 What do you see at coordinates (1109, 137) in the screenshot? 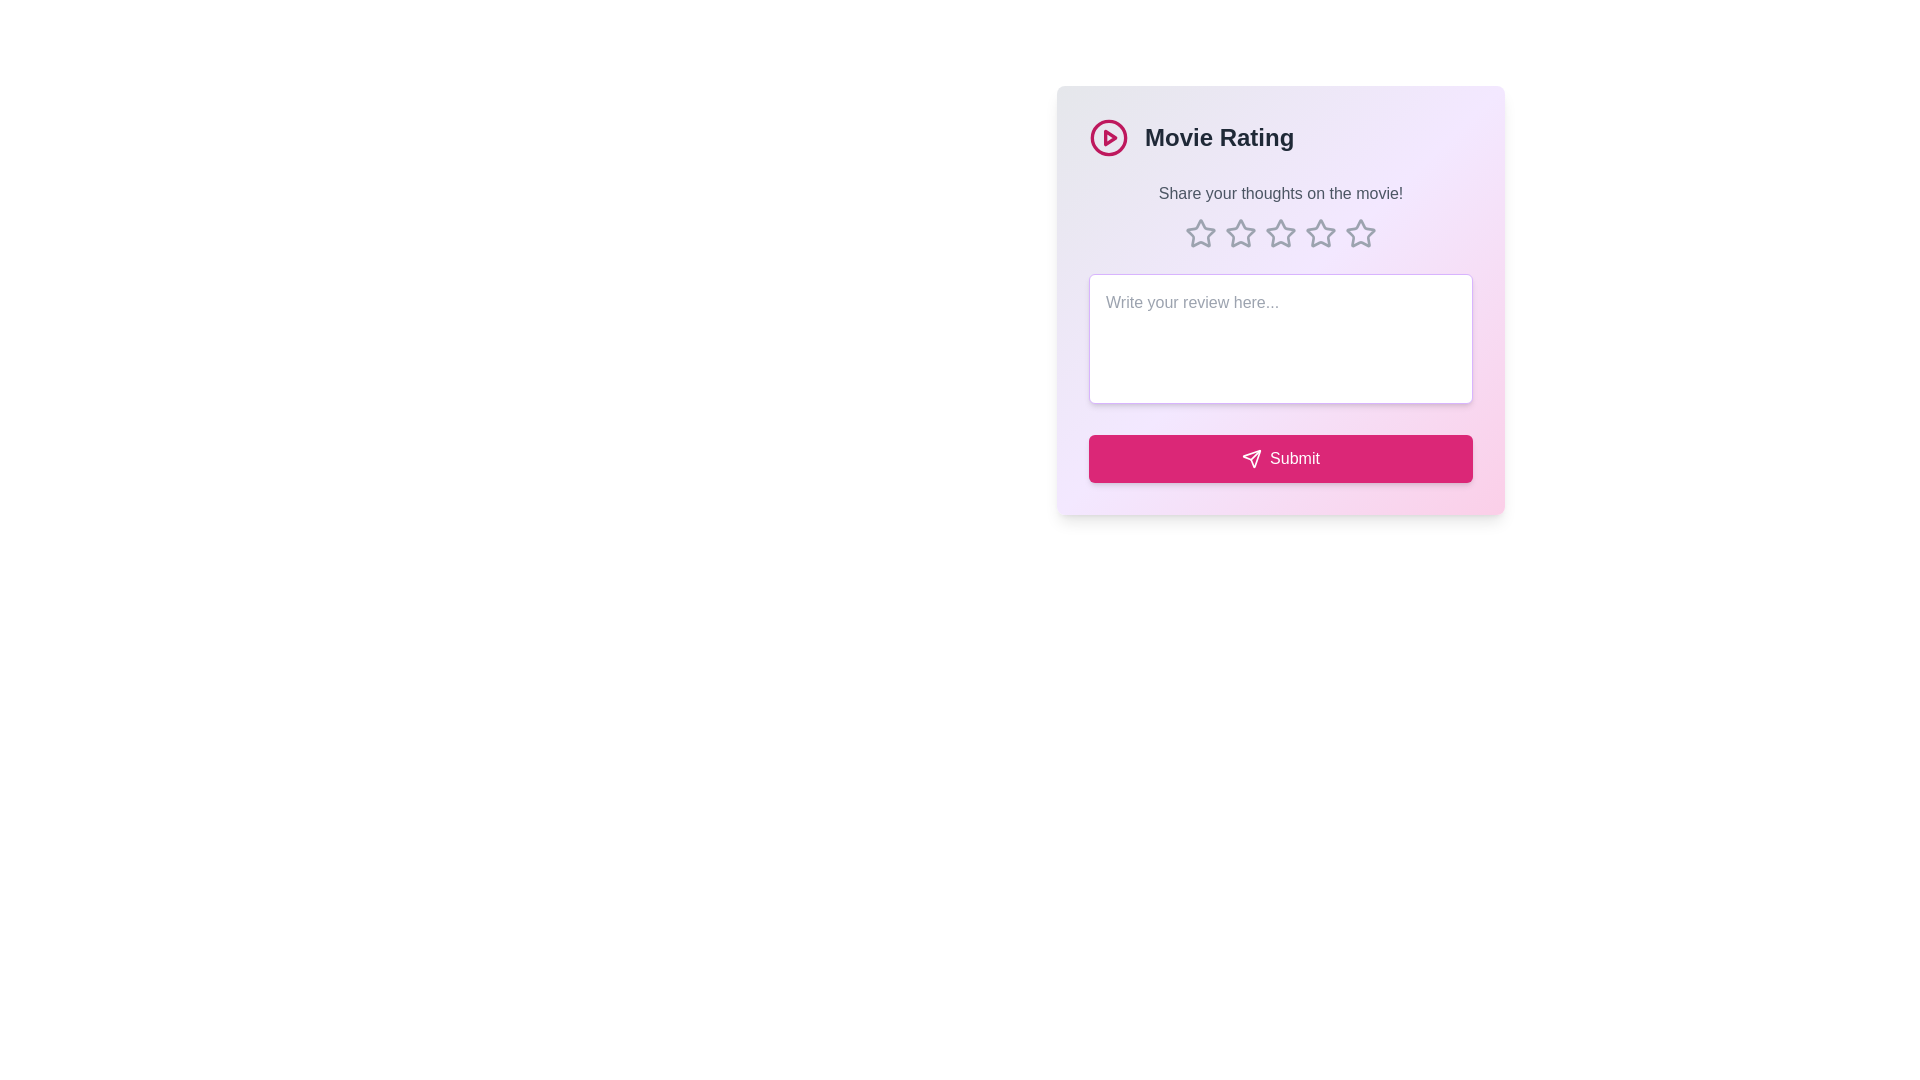
I see `the pink triangle play button icon located within the circular frame, which is part of the 'Movie Rating' dialog box, aligned to the left of the headline` at bounding box center [1109, 137].